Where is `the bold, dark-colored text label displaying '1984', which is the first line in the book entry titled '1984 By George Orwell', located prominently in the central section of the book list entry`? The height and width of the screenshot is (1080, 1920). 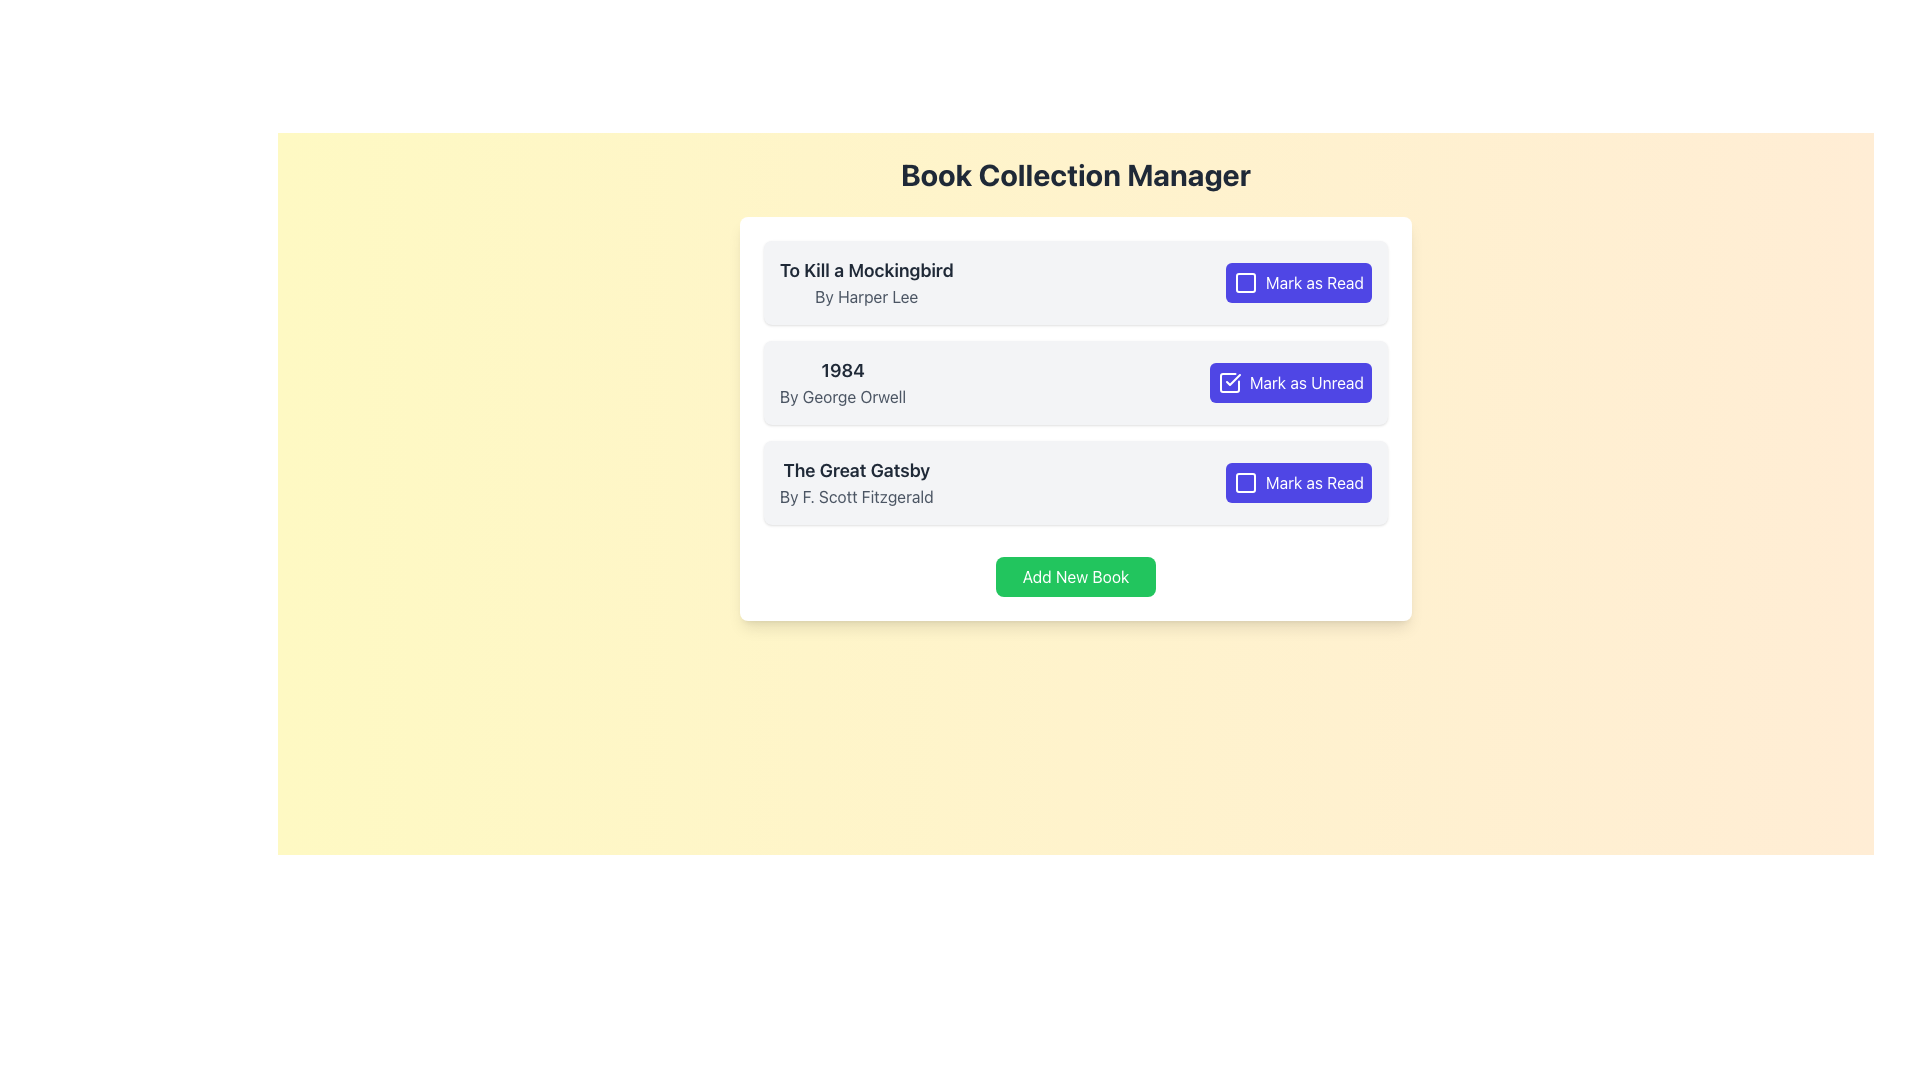
the bold, dark-colored text label displaying '1984', which is the first line in the book entry titled '1984 By George Orwell', located prominently in the central section of the book list entry is located at coordinates (843, 370).